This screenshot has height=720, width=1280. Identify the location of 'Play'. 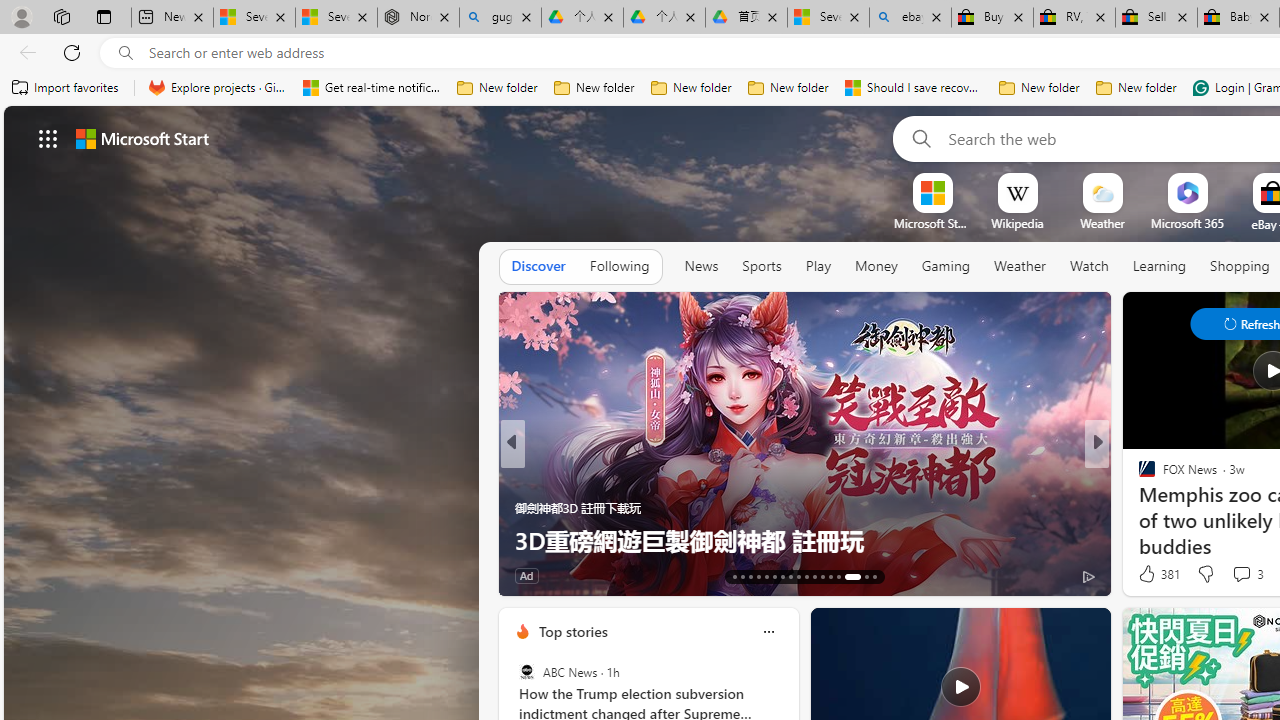
(817, 265).